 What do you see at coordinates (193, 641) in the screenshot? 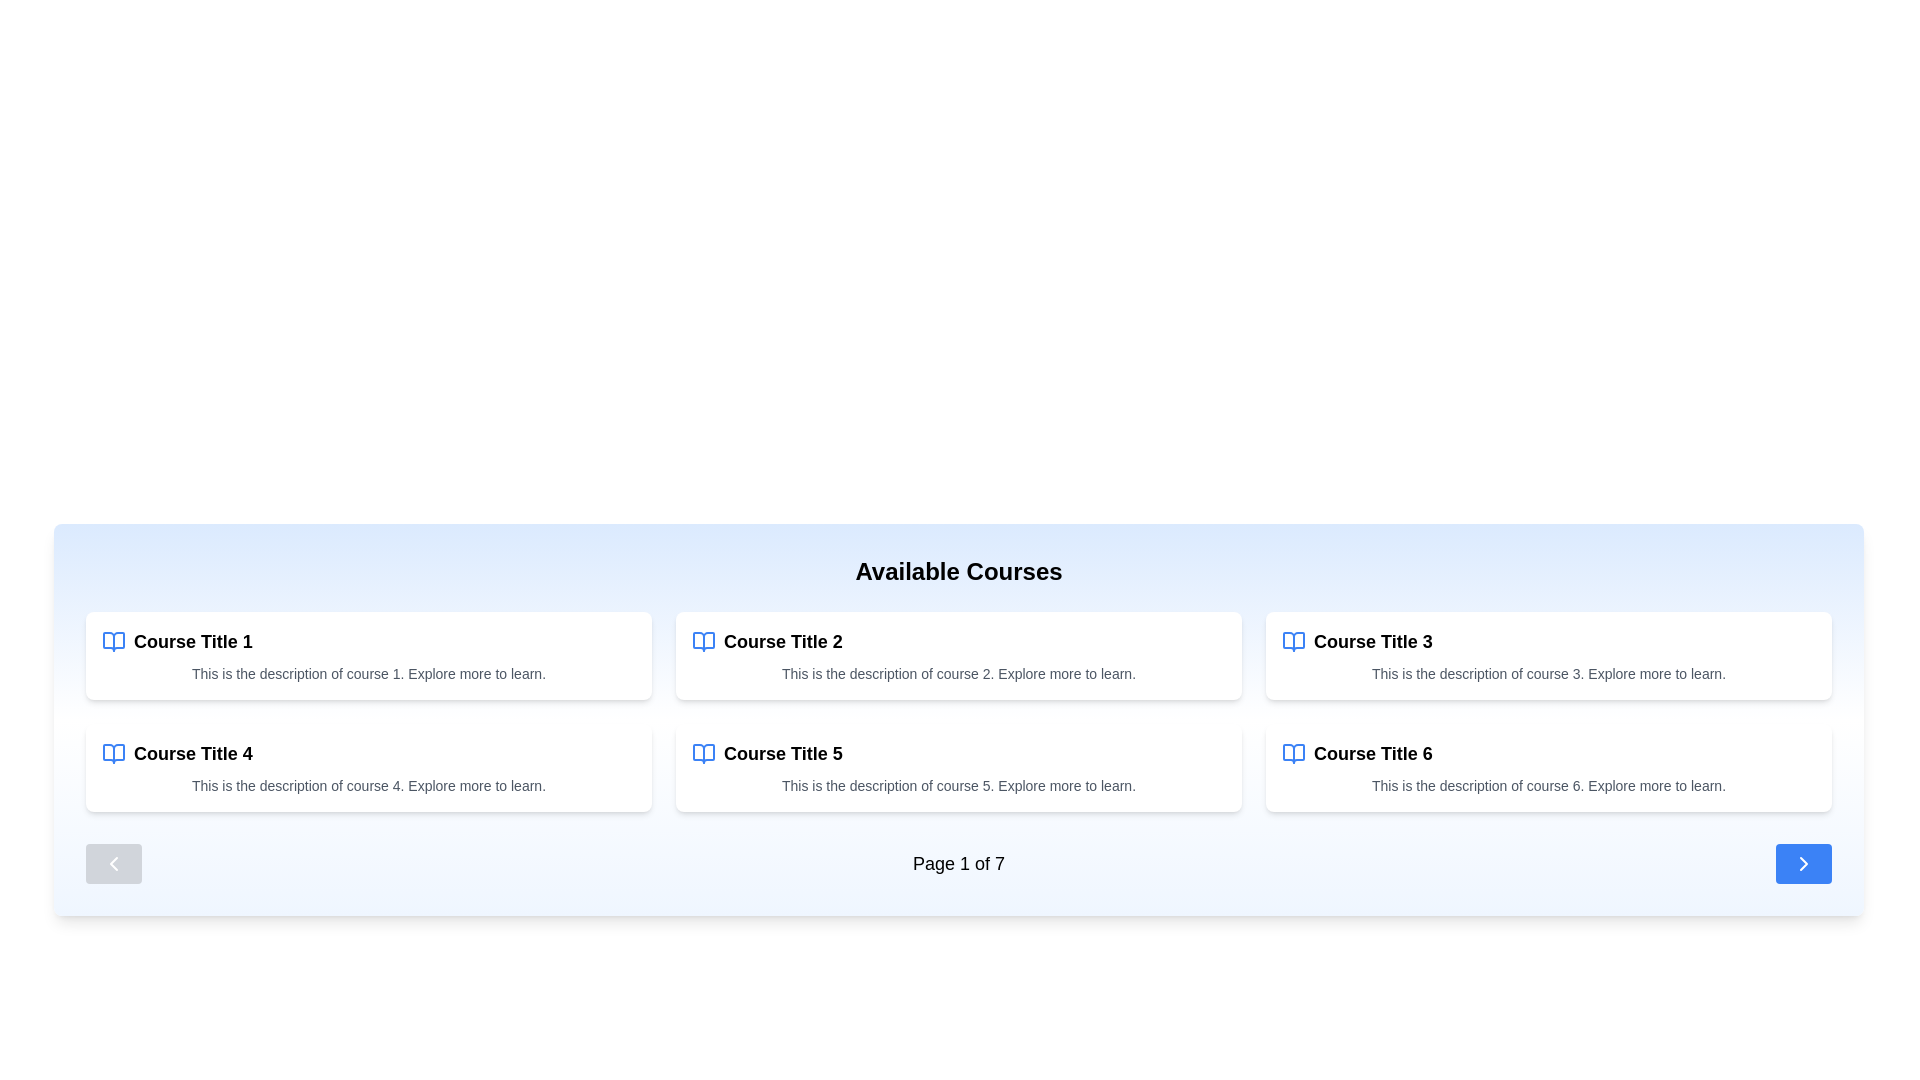
I see `the text displayed in the title of the course, located at the top-left corner of the first card in a grid of course cards, just after a book icon` at bounding box center [193, 641].